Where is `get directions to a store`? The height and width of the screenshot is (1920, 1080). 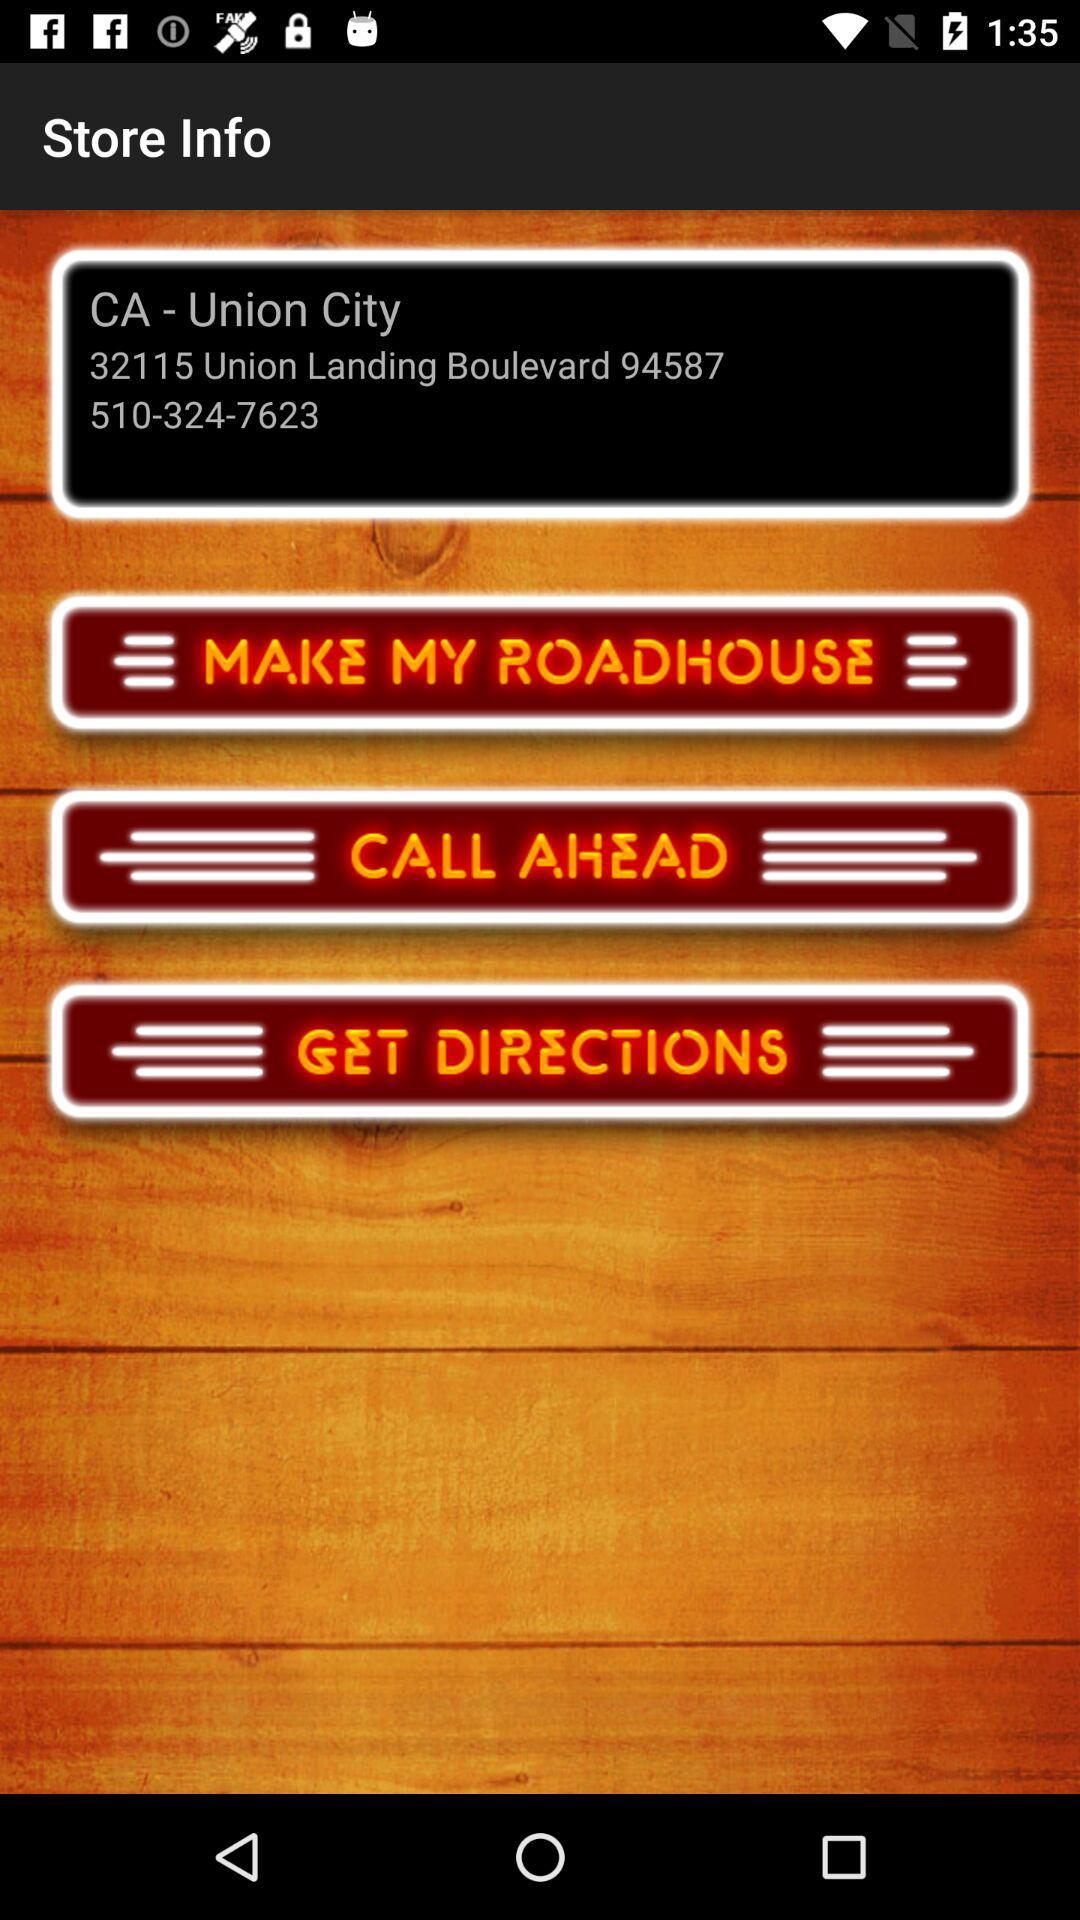 get directions to a store is located at coordinates (540, 1068).